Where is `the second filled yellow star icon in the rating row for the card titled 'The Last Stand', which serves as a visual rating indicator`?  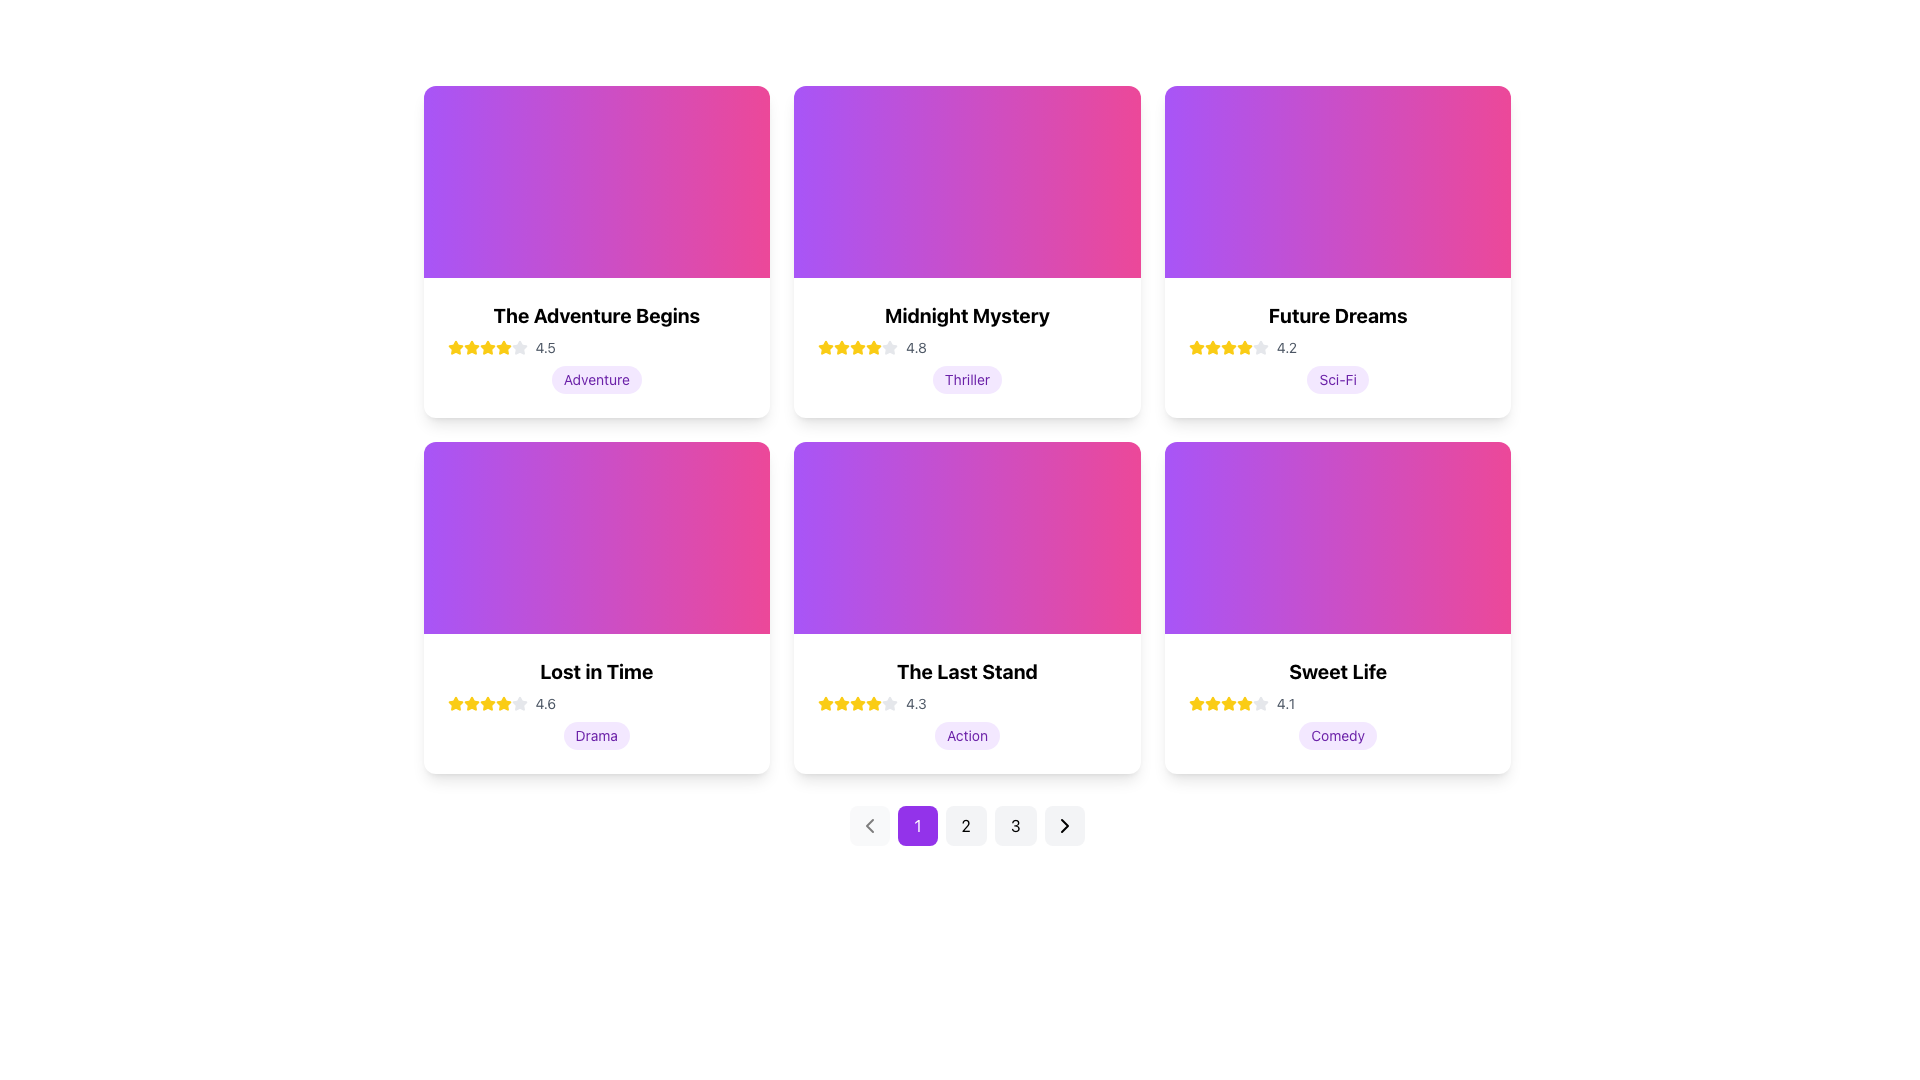 the second filled yellow star icon in the rating row for the card titled 'The Last Stand', which serves as a visual rating indicator is located at coordinates (842, 702).